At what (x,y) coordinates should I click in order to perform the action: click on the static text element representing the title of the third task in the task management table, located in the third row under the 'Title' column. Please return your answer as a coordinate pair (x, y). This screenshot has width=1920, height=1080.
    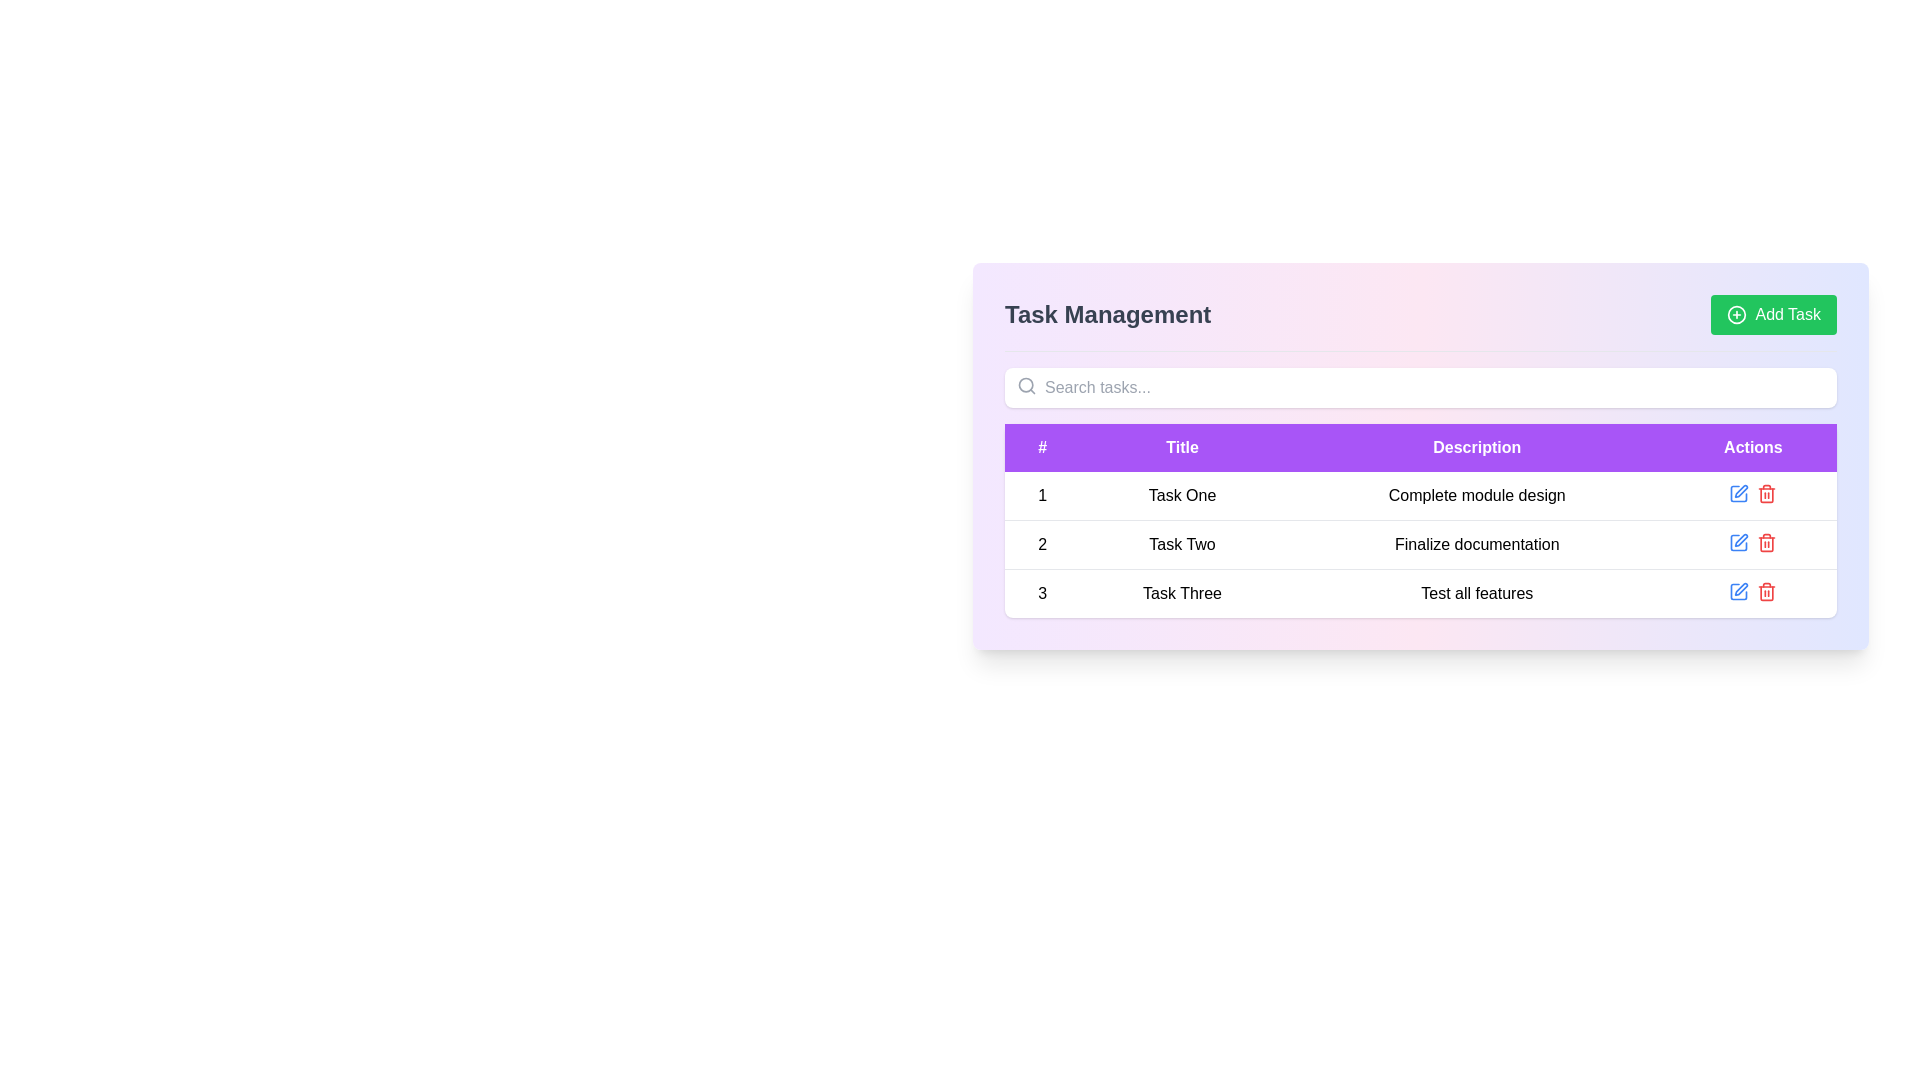
    Looking at the image, I should click on (1182, 592).